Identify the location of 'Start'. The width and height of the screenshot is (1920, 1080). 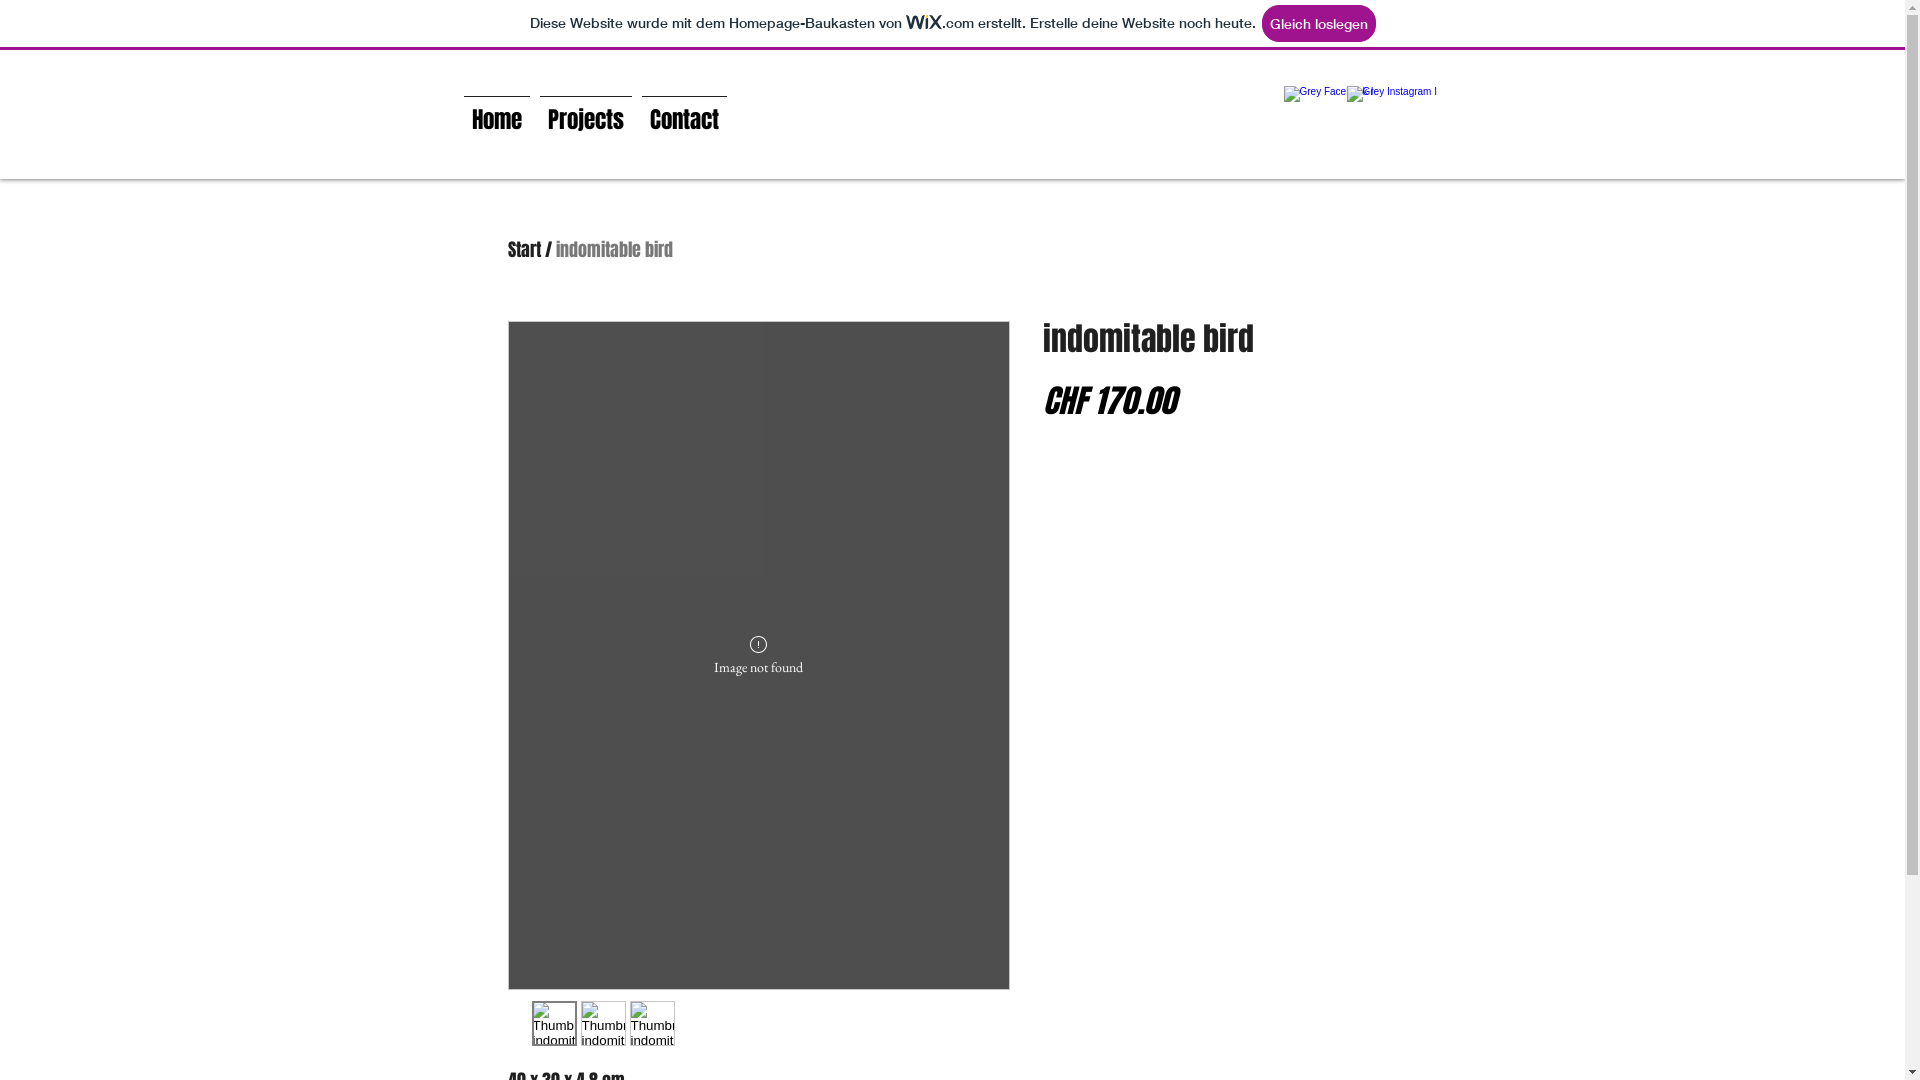
(524, 249).